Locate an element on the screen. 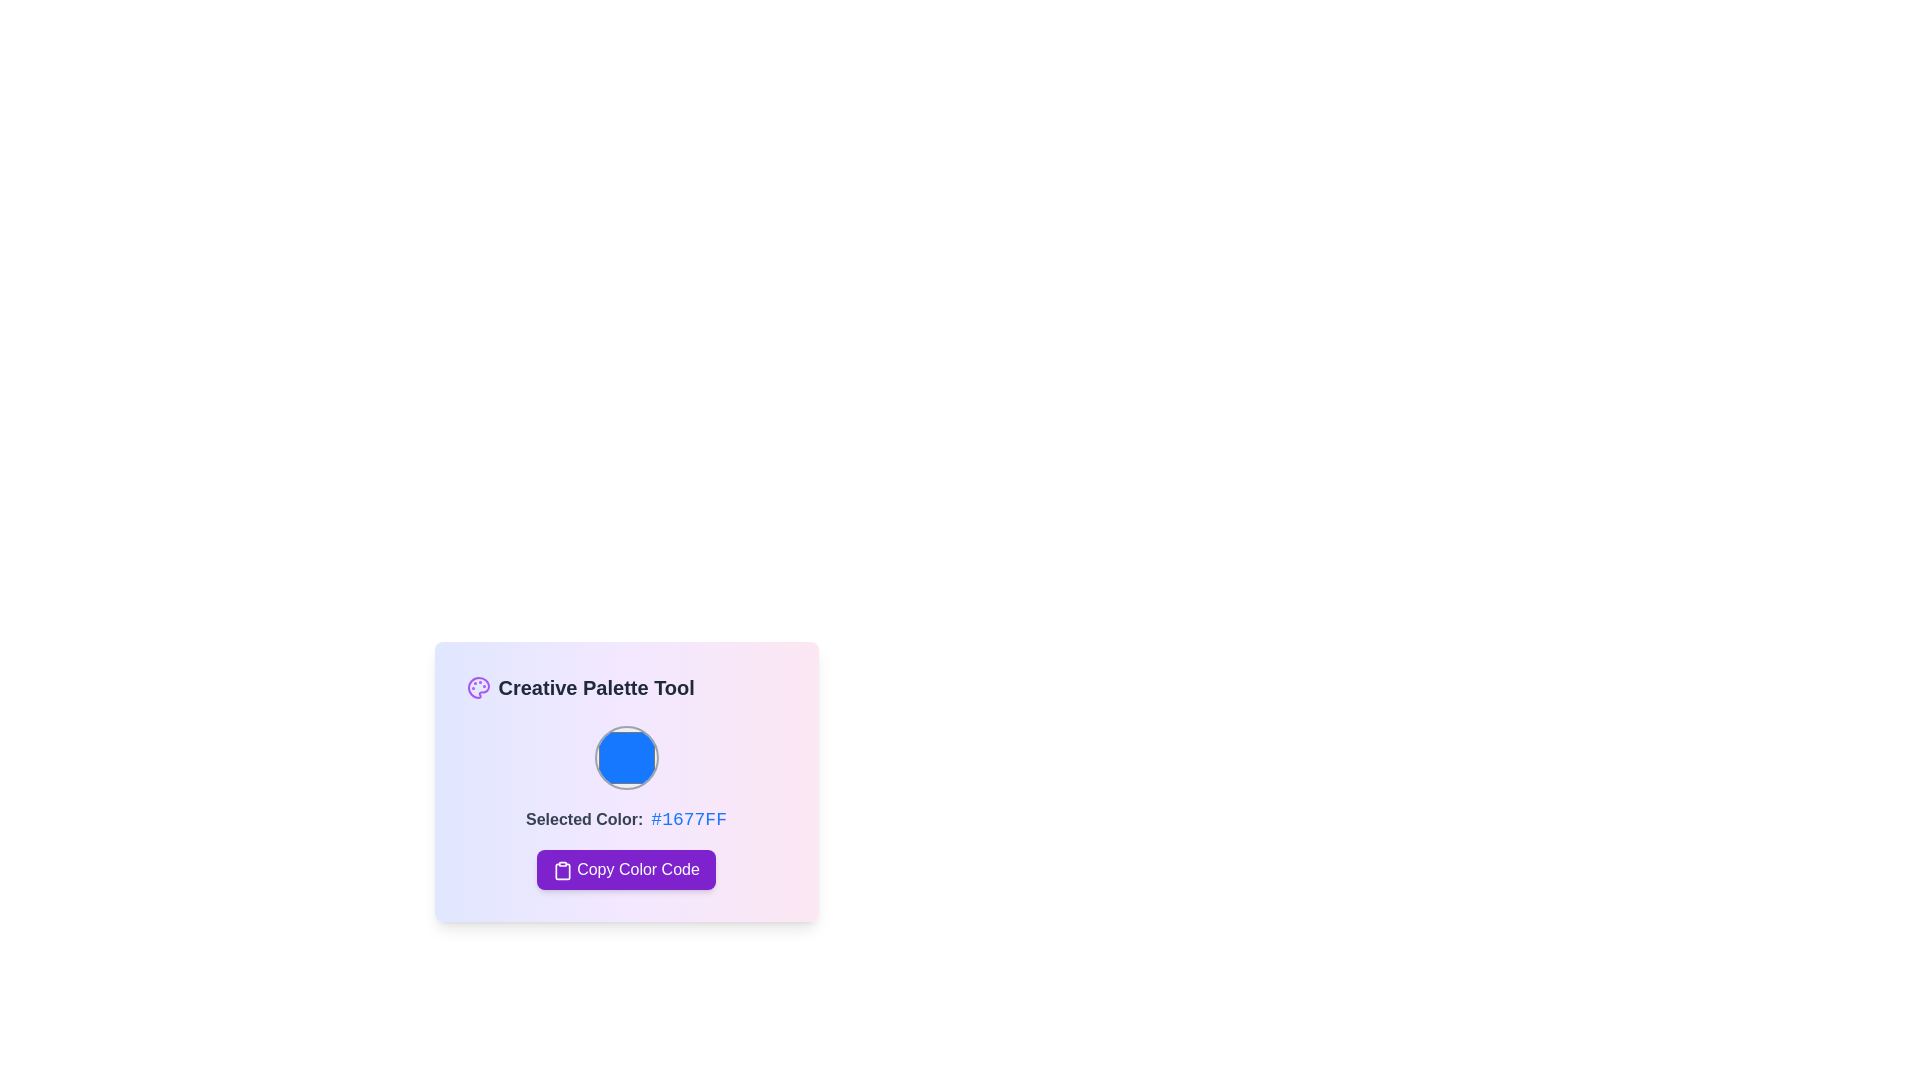 The width and height of the screenshot is (1920, 1080). the text component displaying the value '#1677FF', which is styled in blue and indicates the selected color, located immediately to the right of the label 'Selected Color:' is located at coordinates (689, 820).